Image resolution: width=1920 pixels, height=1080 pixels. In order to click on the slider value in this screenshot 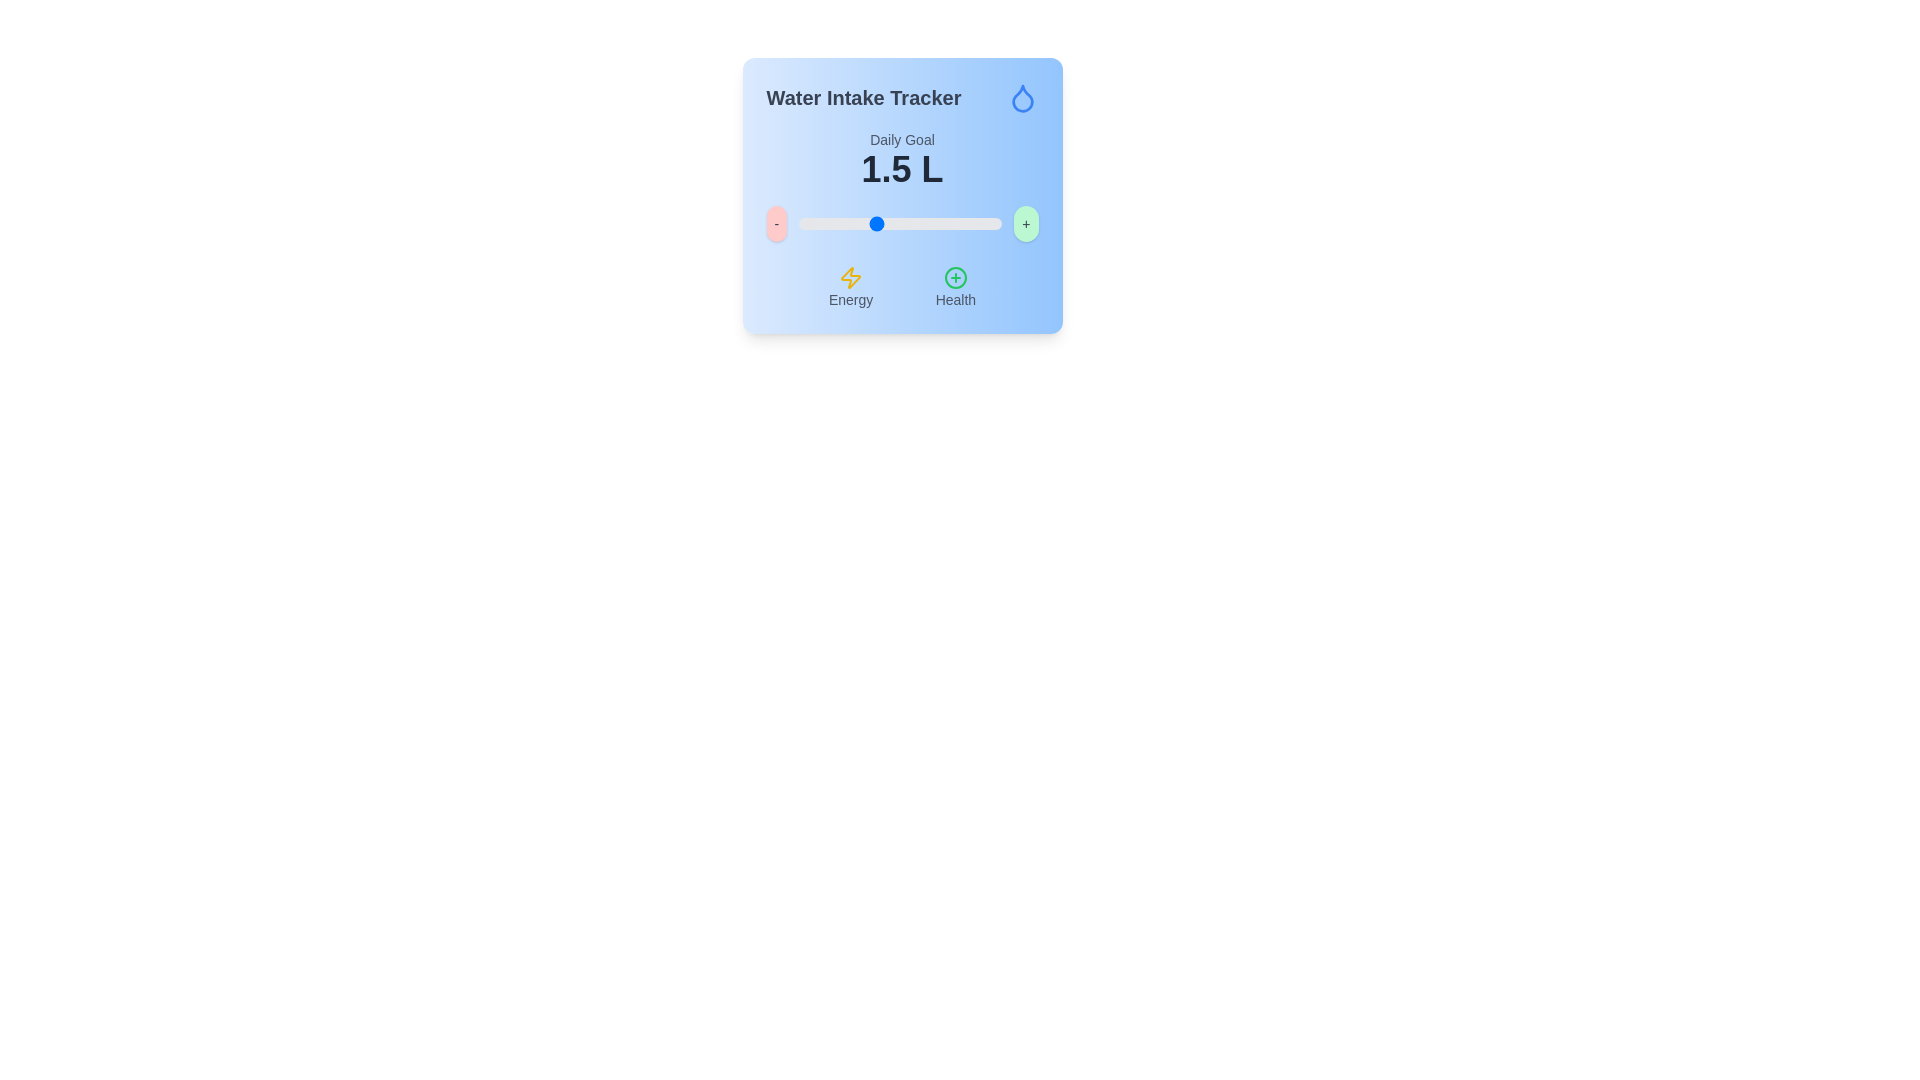, I will do `click(899, 223)`.